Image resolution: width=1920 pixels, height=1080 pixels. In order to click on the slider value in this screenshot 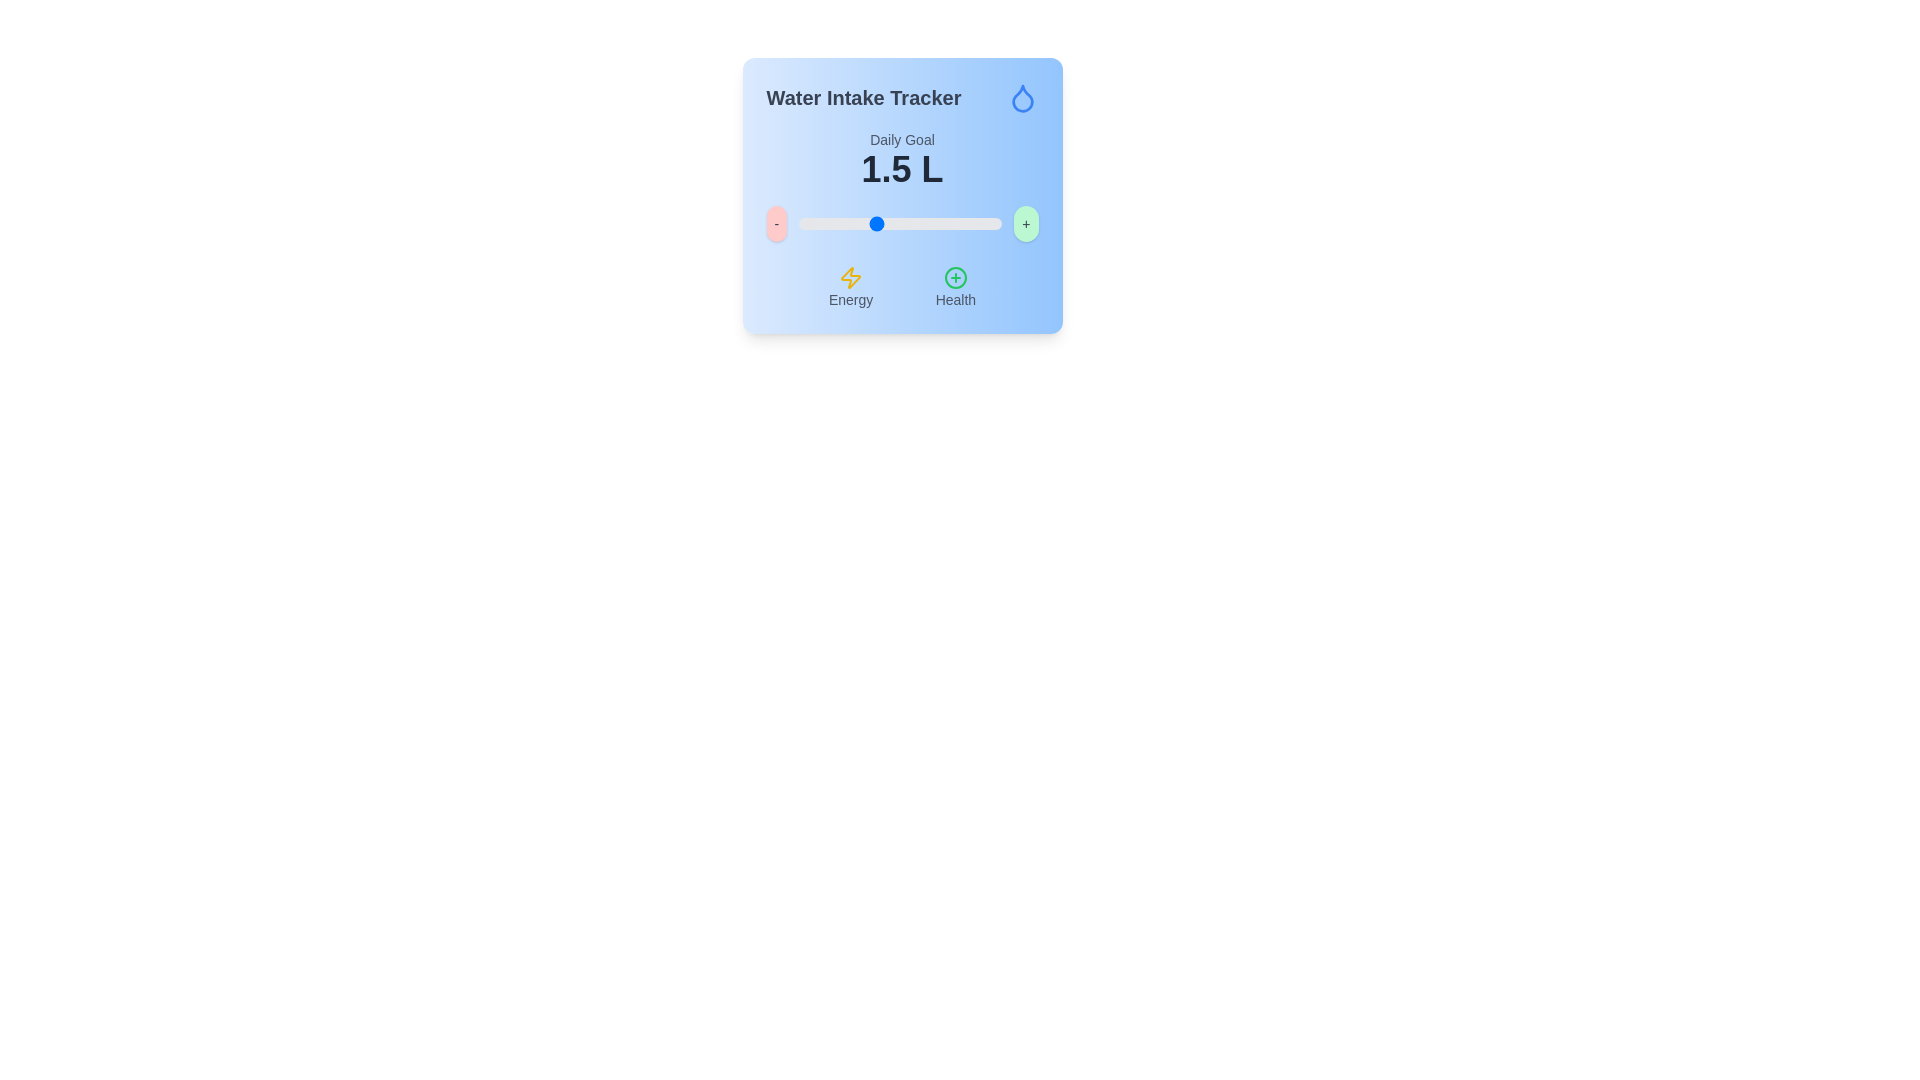, I will do `click(899, 223)`.